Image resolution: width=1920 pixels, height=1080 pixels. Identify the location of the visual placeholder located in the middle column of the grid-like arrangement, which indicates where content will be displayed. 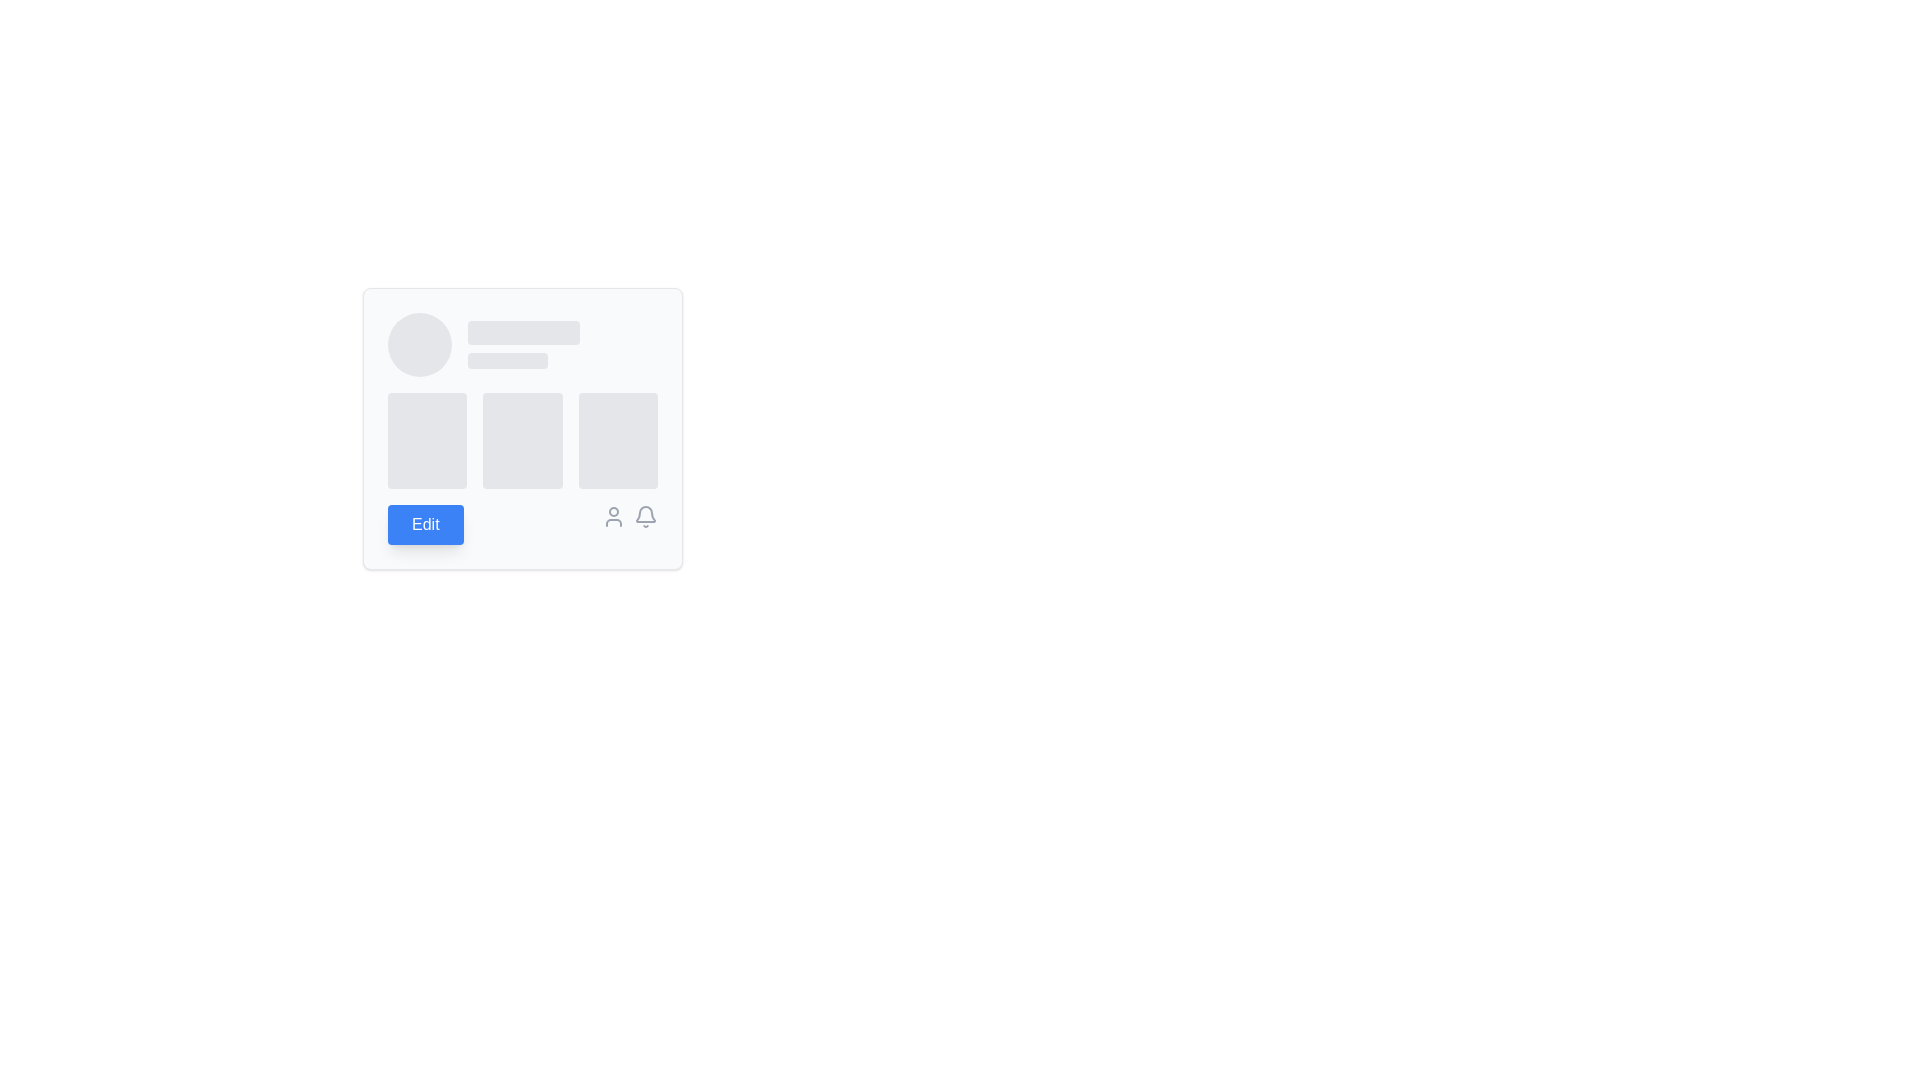
(523, 427).